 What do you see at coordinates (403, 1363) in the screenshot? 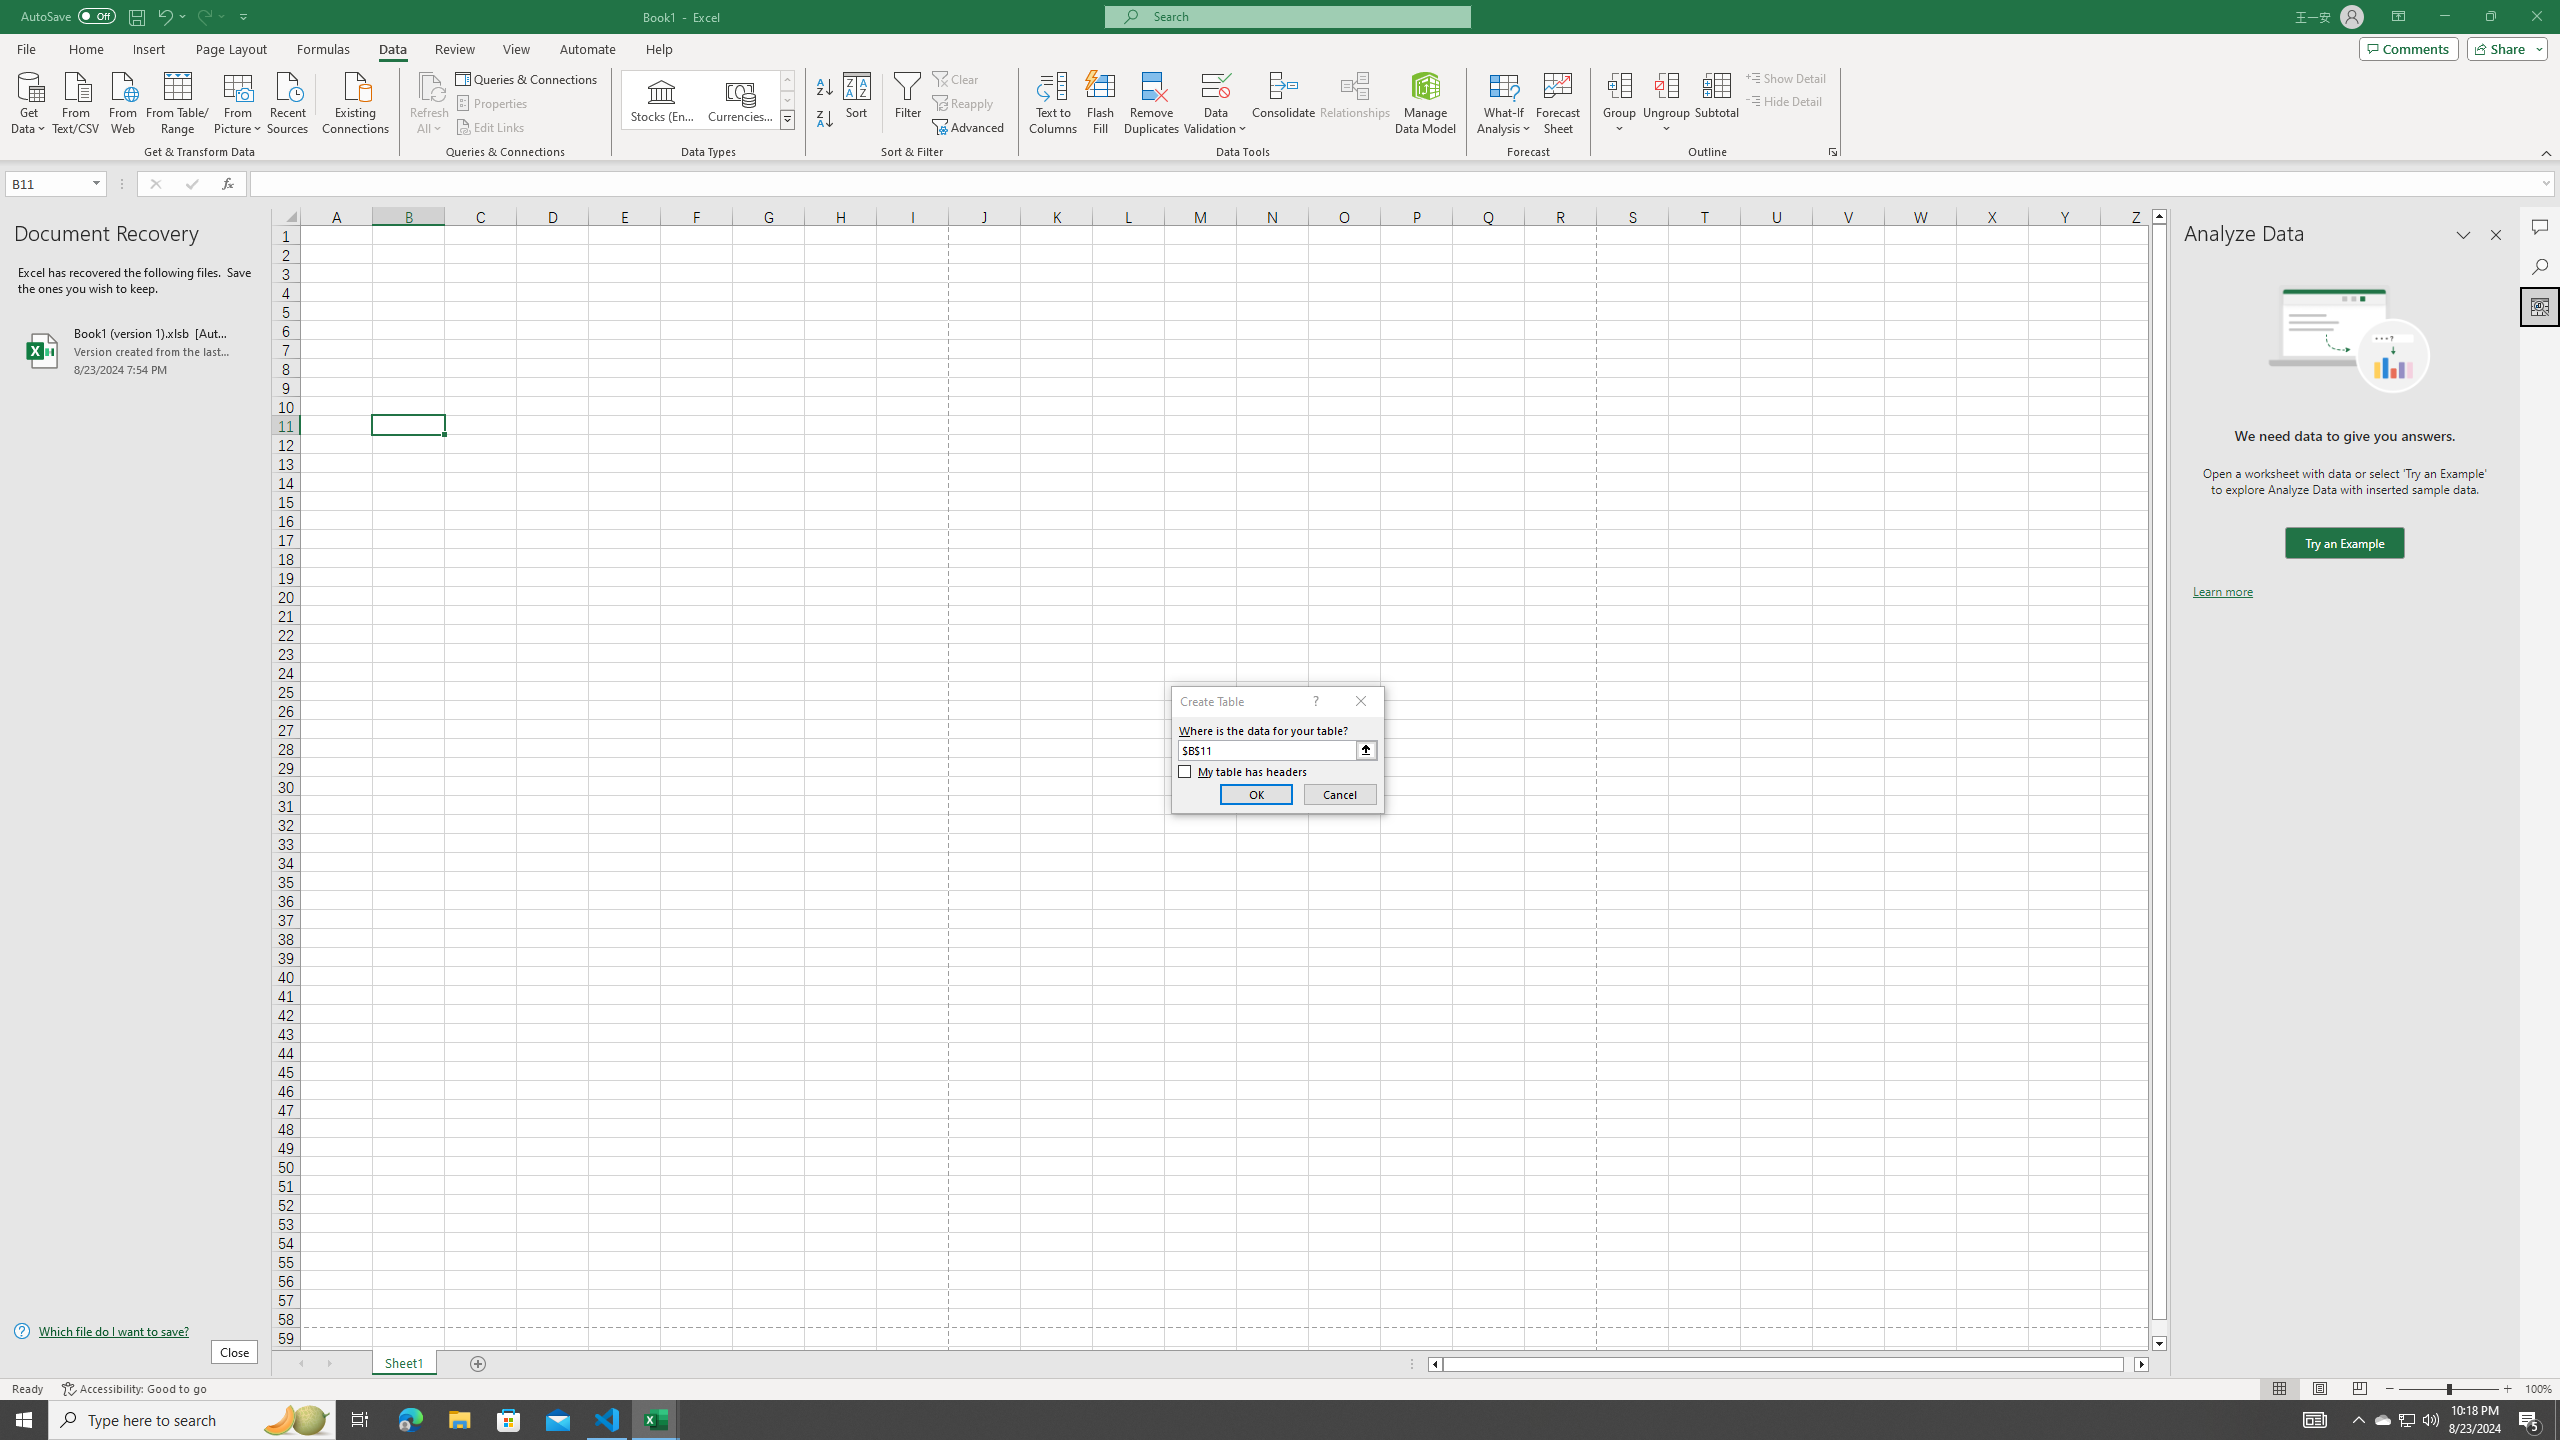
I see `'Sheet1'` at bounding box center [403, 1363].